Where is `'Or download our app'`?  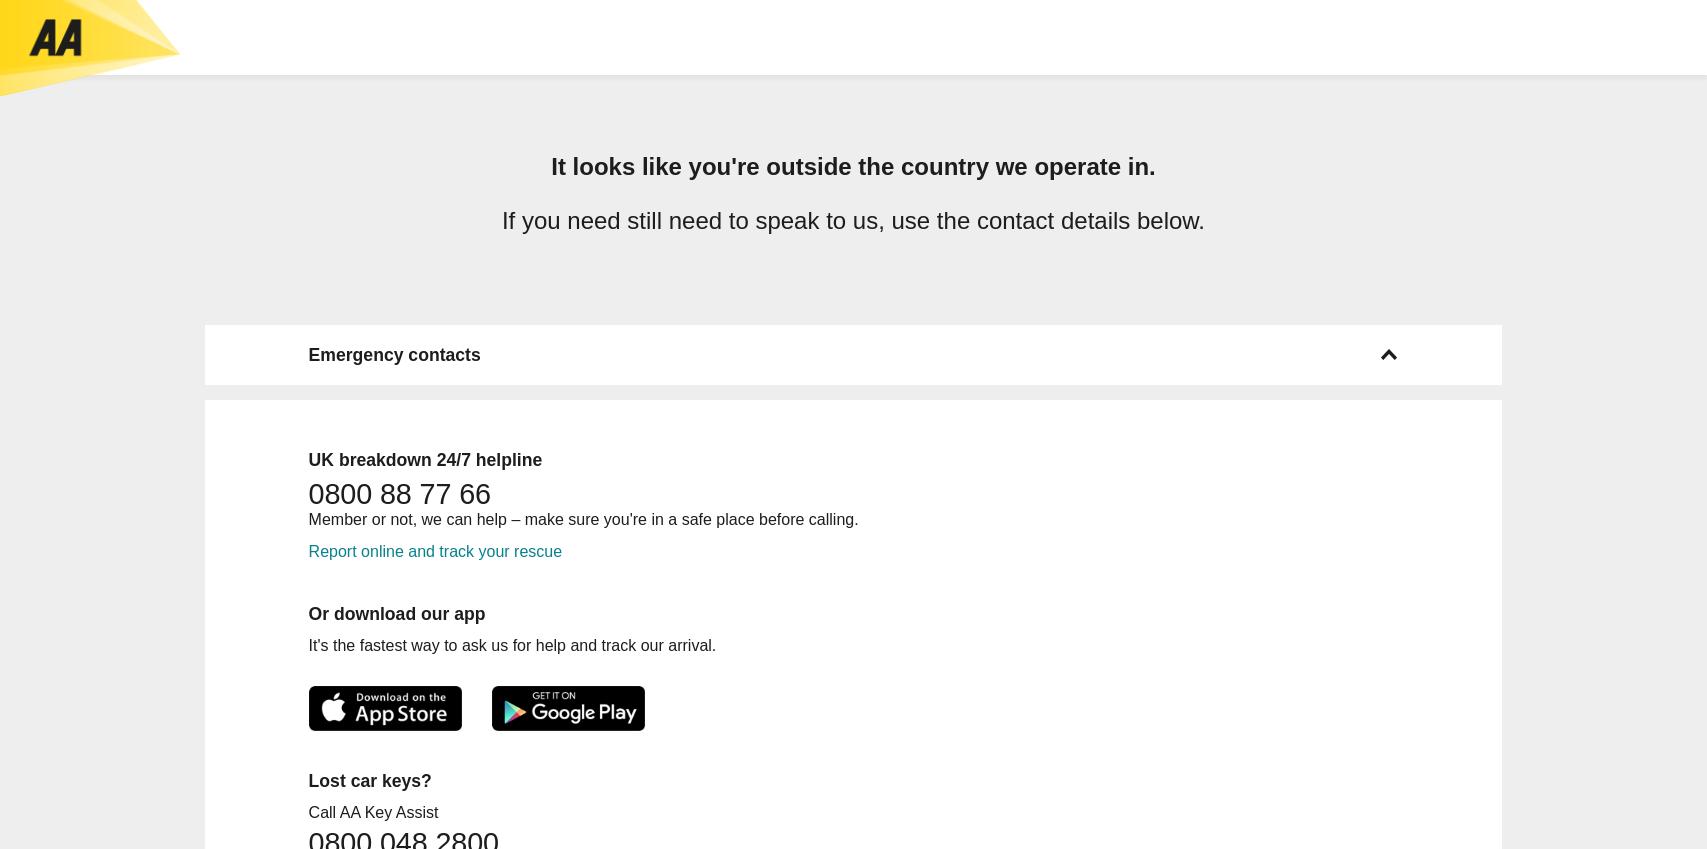
'Or download our app' is located at coordinates (396, 611).